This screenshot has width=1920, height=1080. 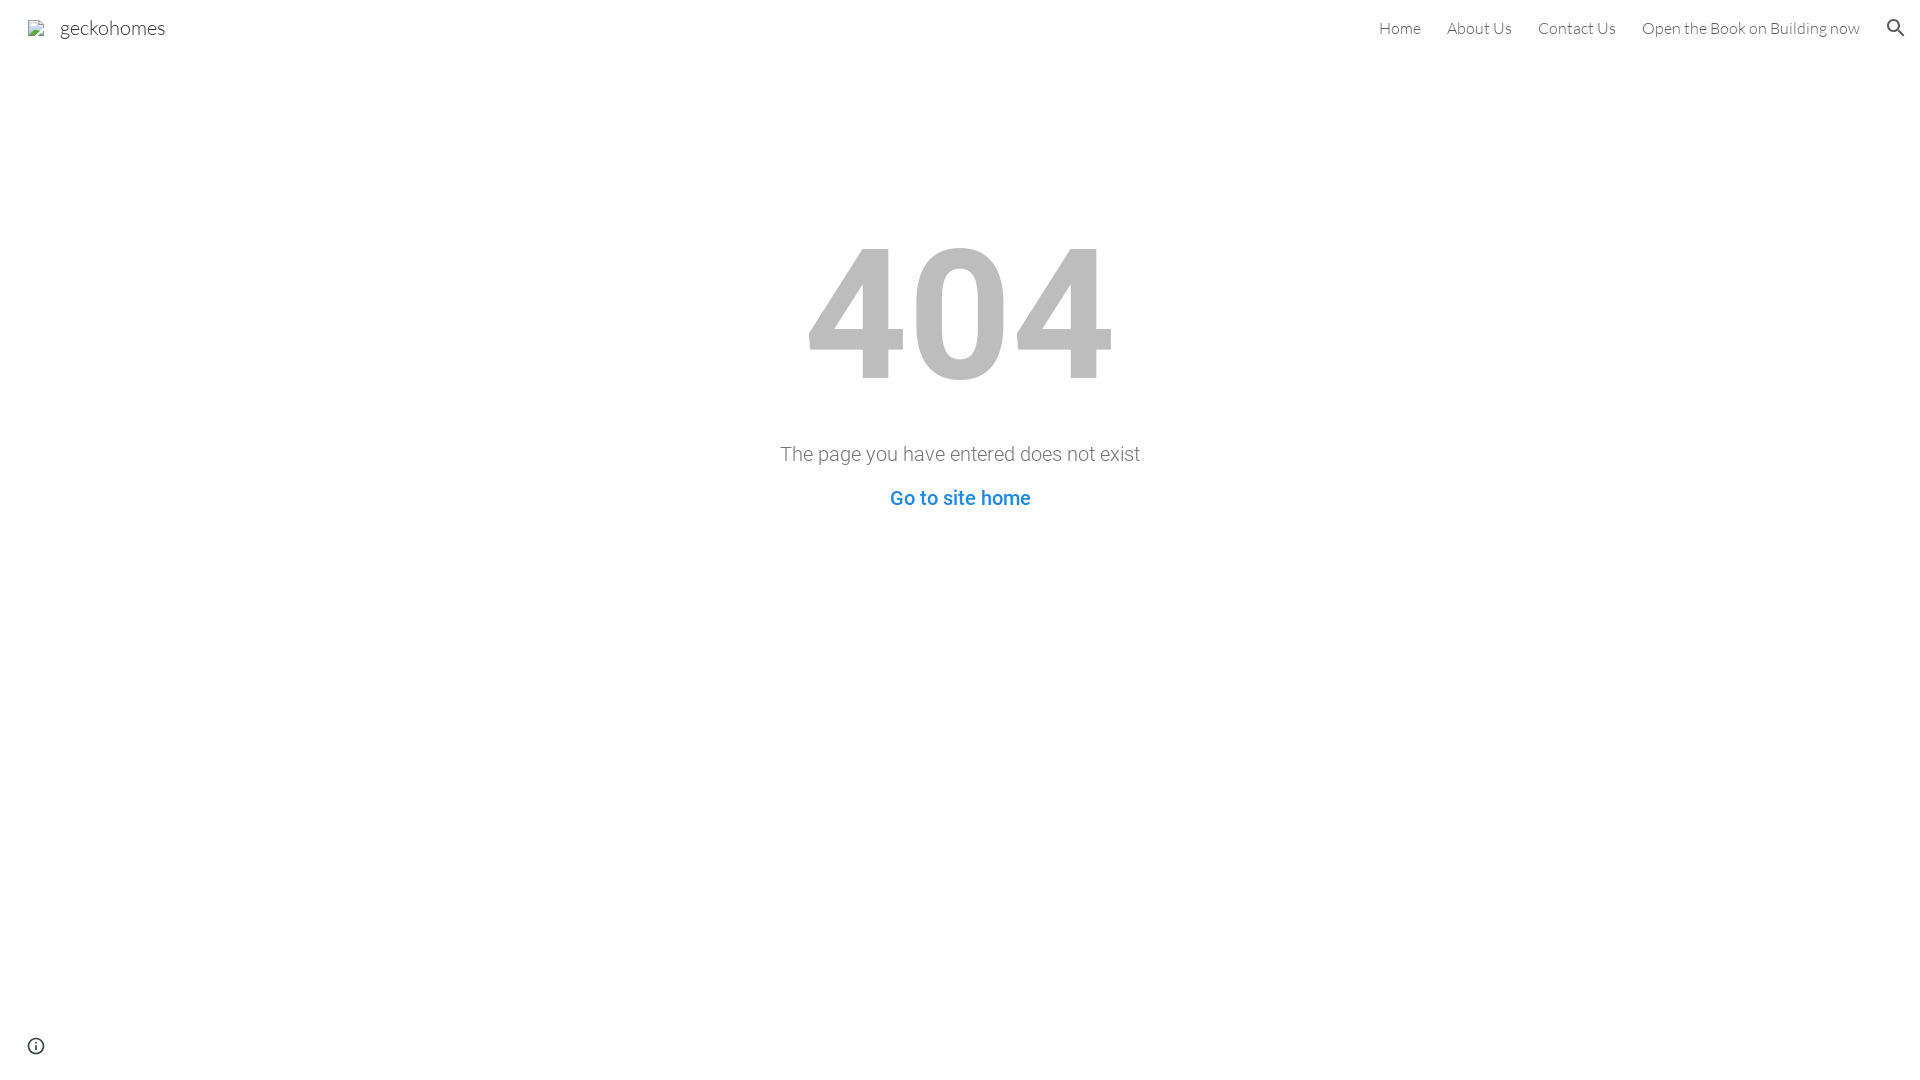 I want to click on 'Open the Book on Building now', so click(x=1750, y=27).